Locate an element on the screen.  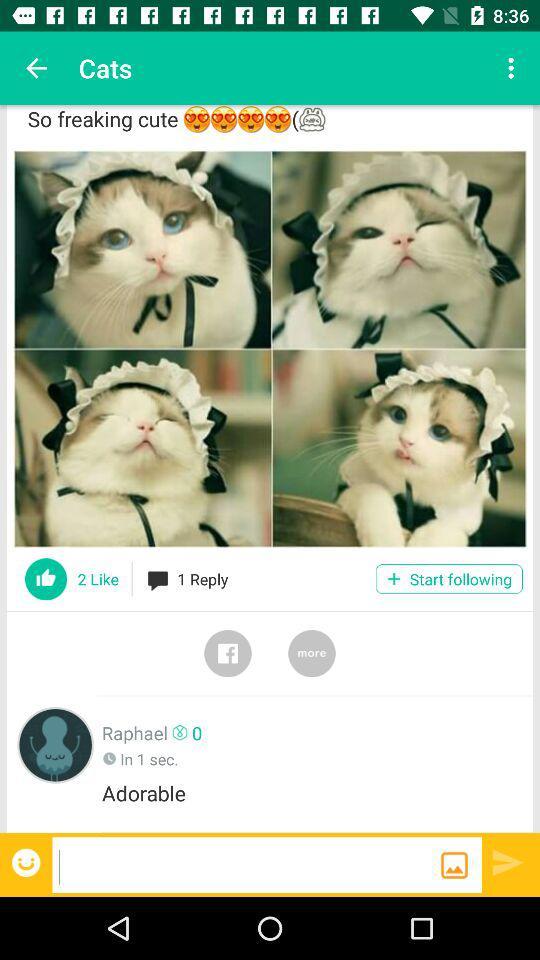
smileys is located at coordinates (27, 861).